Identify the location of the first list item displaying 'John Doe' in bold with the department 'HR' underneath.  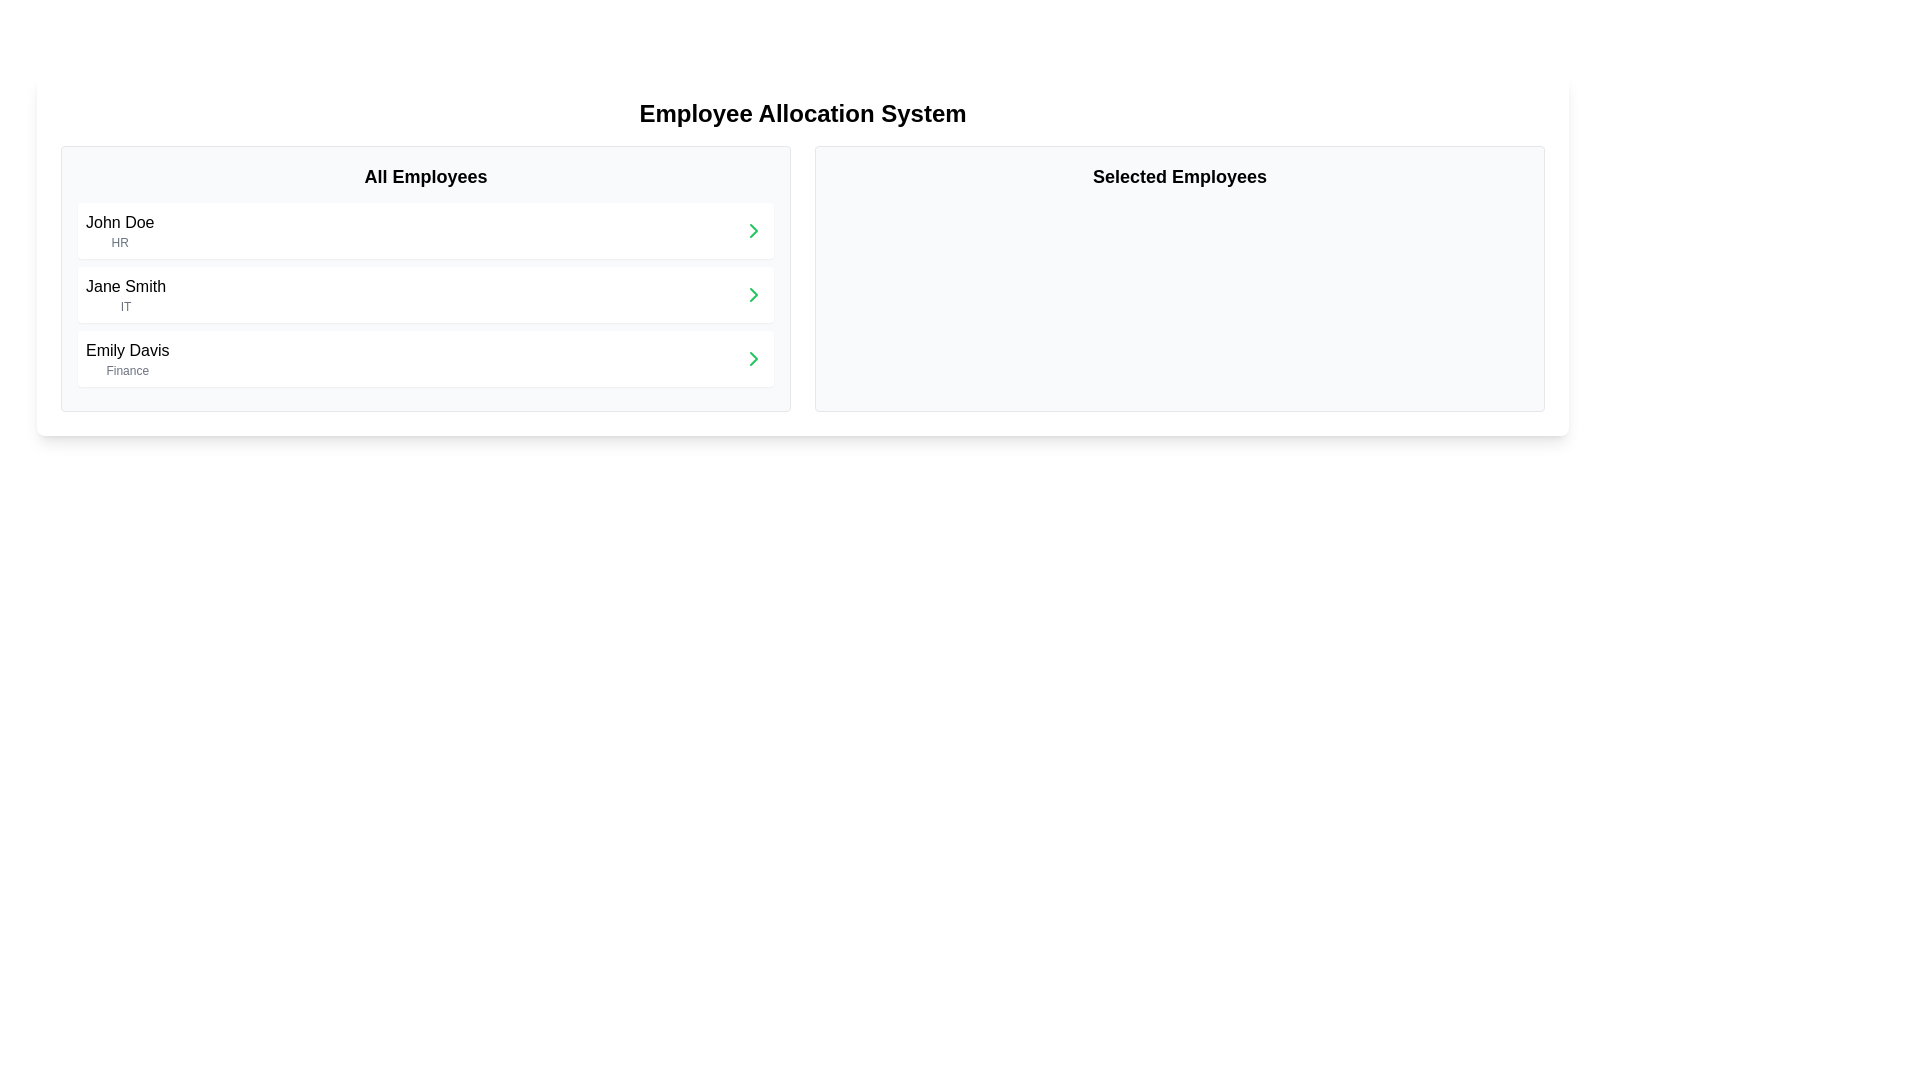
(425, 230).